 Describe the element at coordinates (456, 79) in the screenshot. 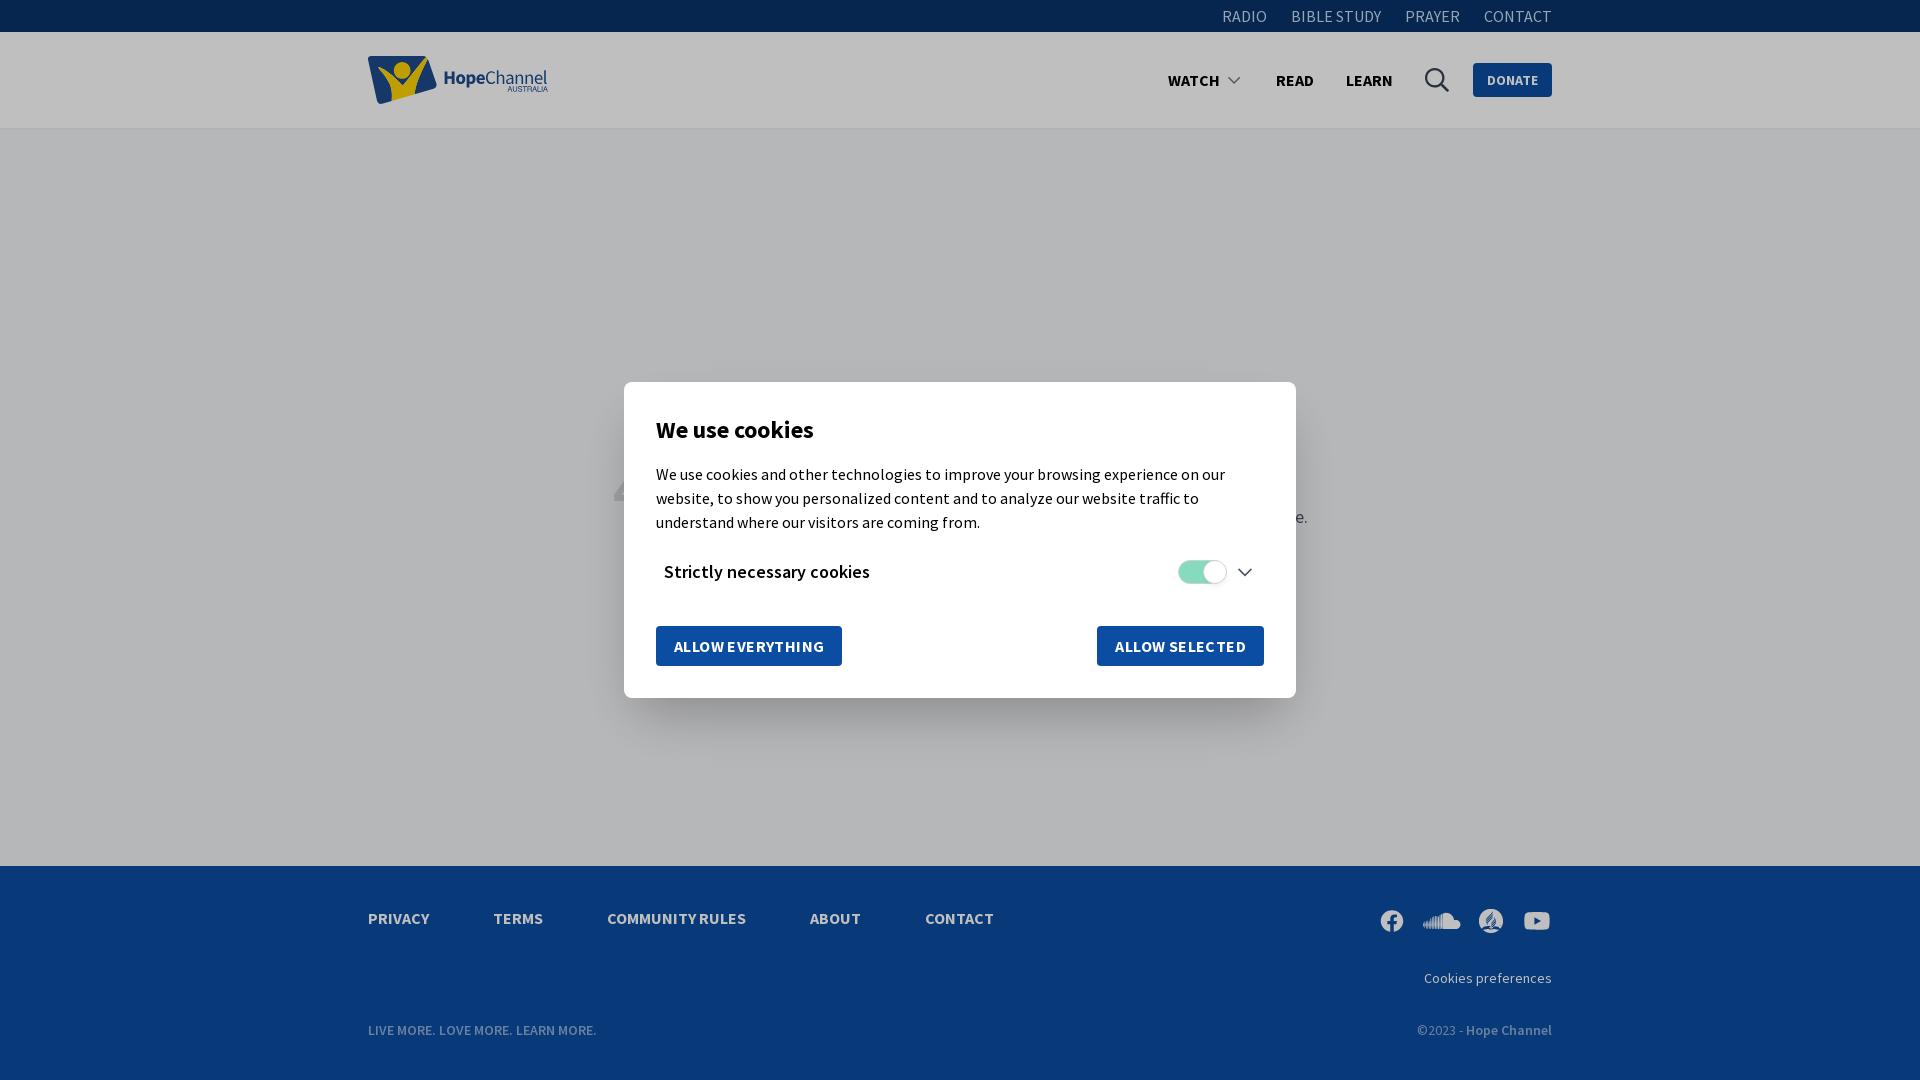

I see `'Hope Channel Austraila'` at that location.